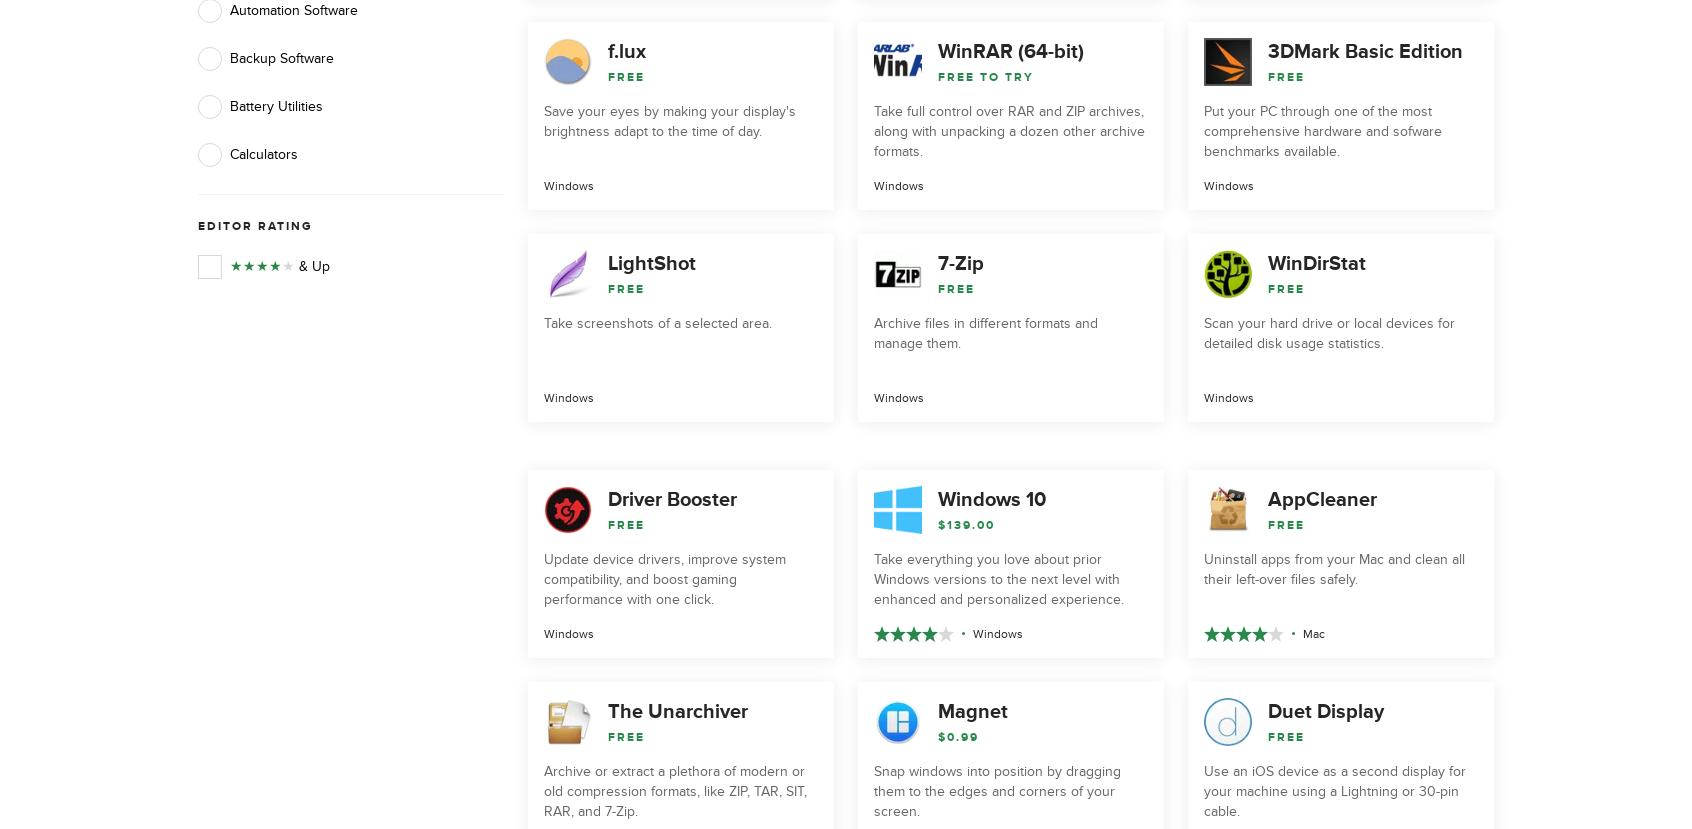  Describe the element at coordinates (1321, 129) in the screenshot. I see `'Put your PC through one of the most comprehensive hardware and sofware benchmarks available.'` at that location.